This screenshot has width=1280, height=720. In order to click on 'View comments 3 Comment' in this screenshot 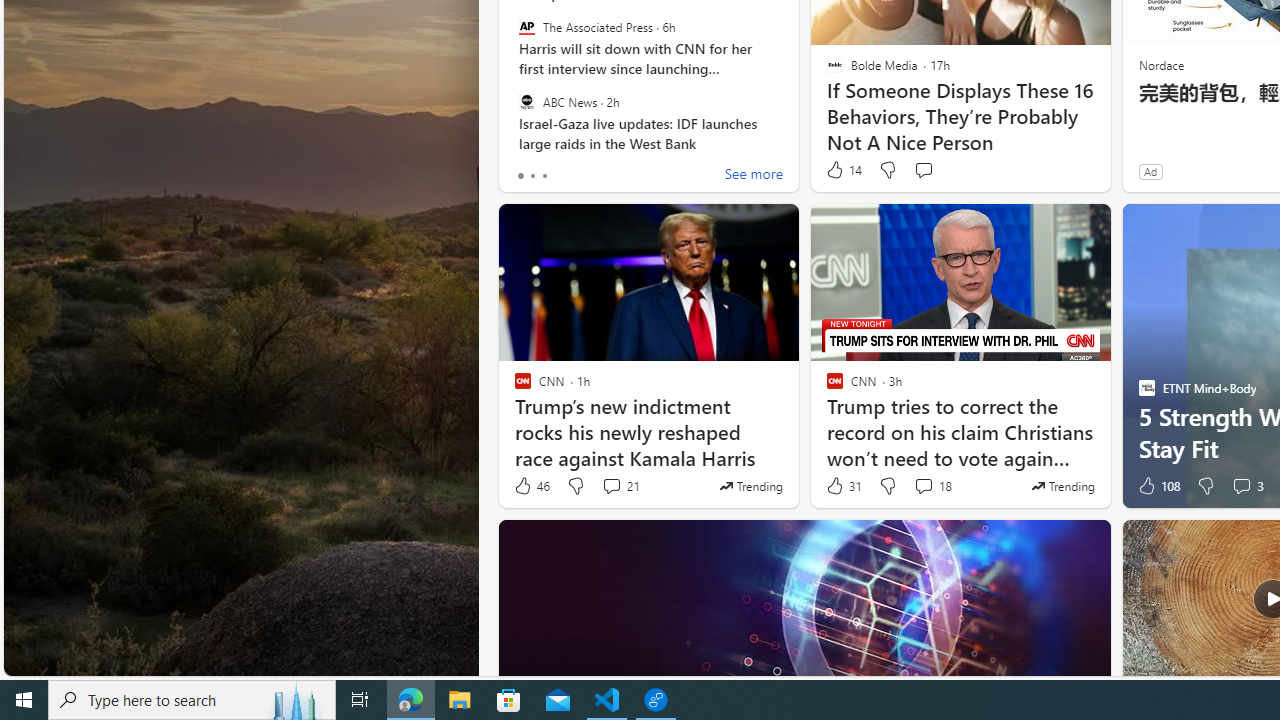, I will do `click(1246, 486)`.